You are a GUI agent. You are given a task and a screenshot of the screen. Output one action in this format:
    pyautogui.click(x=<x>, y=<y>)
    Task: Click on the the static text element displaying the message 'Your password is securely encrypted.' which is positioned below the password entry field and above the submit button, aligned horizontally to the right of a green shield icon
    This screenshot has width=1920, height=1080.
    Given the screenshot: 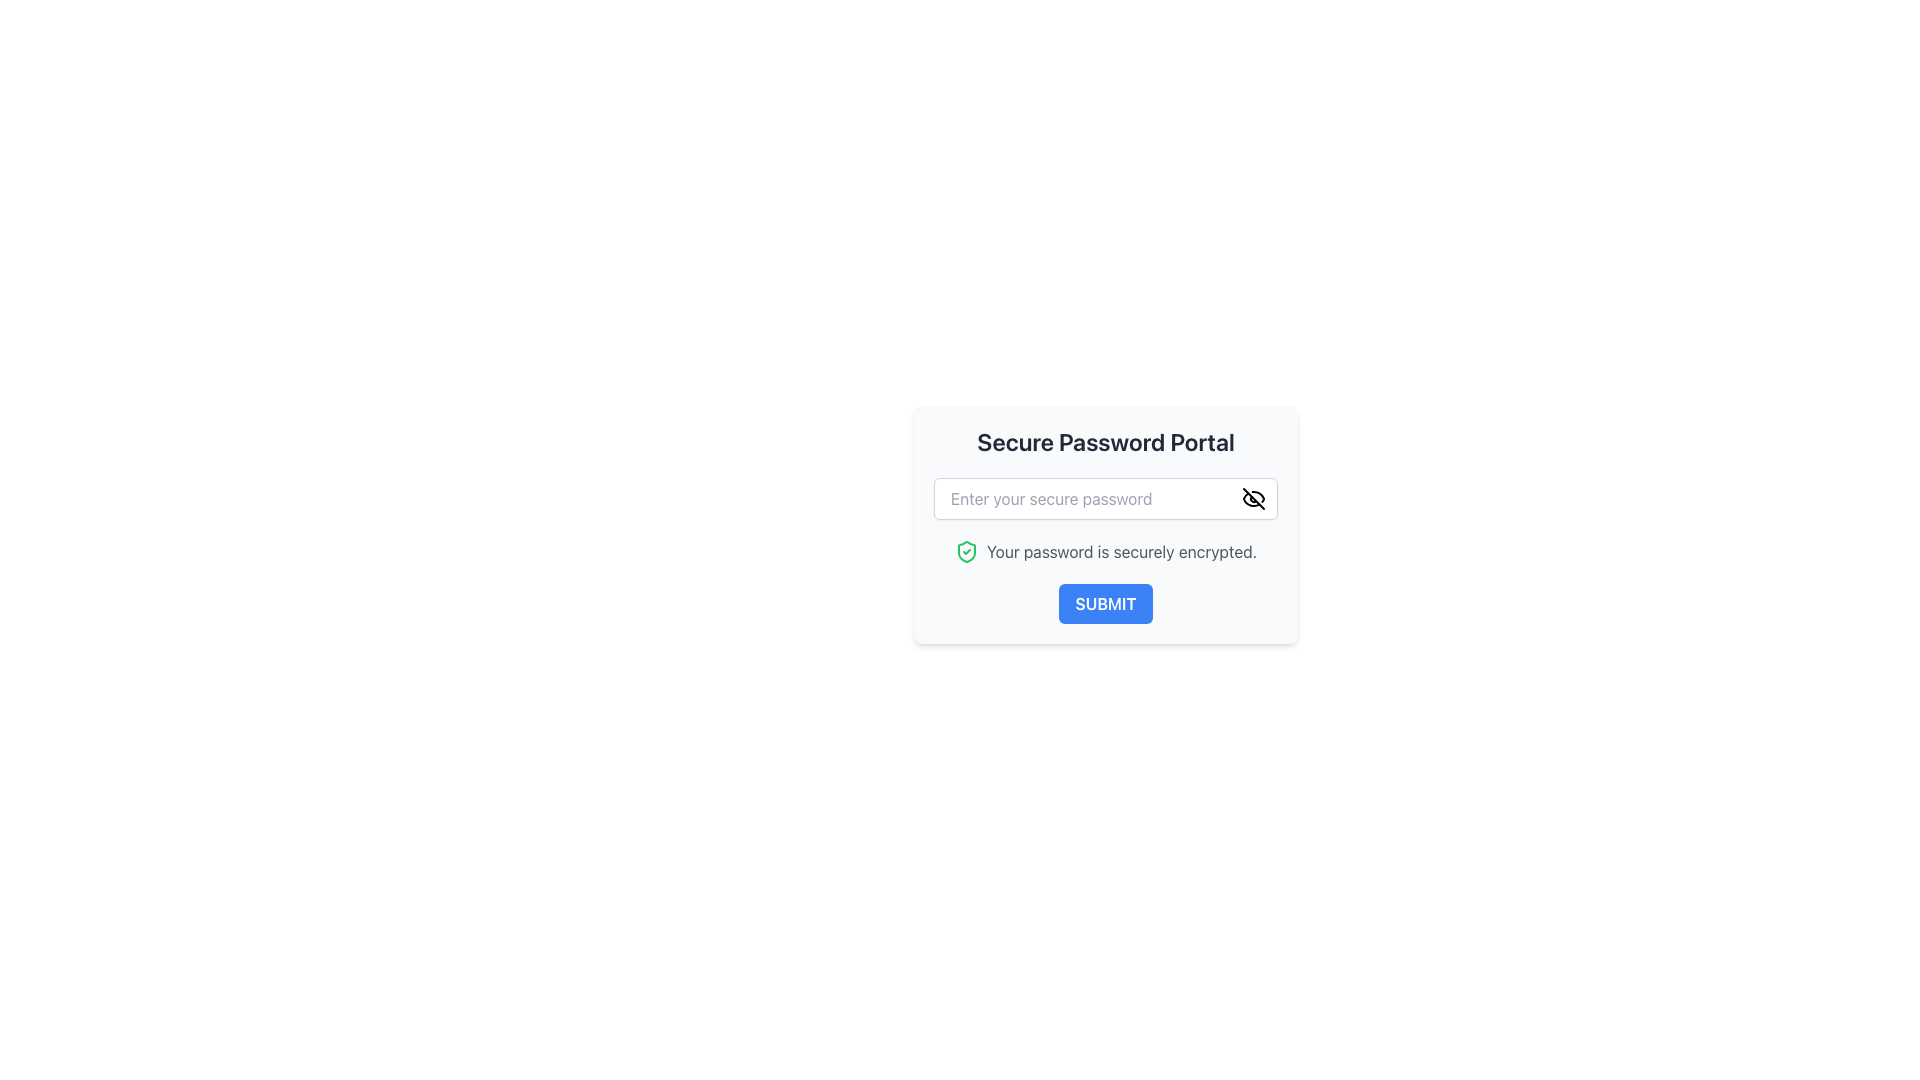 What is the action you would take?
    pyautogui.click(x=1122, y=551)
    